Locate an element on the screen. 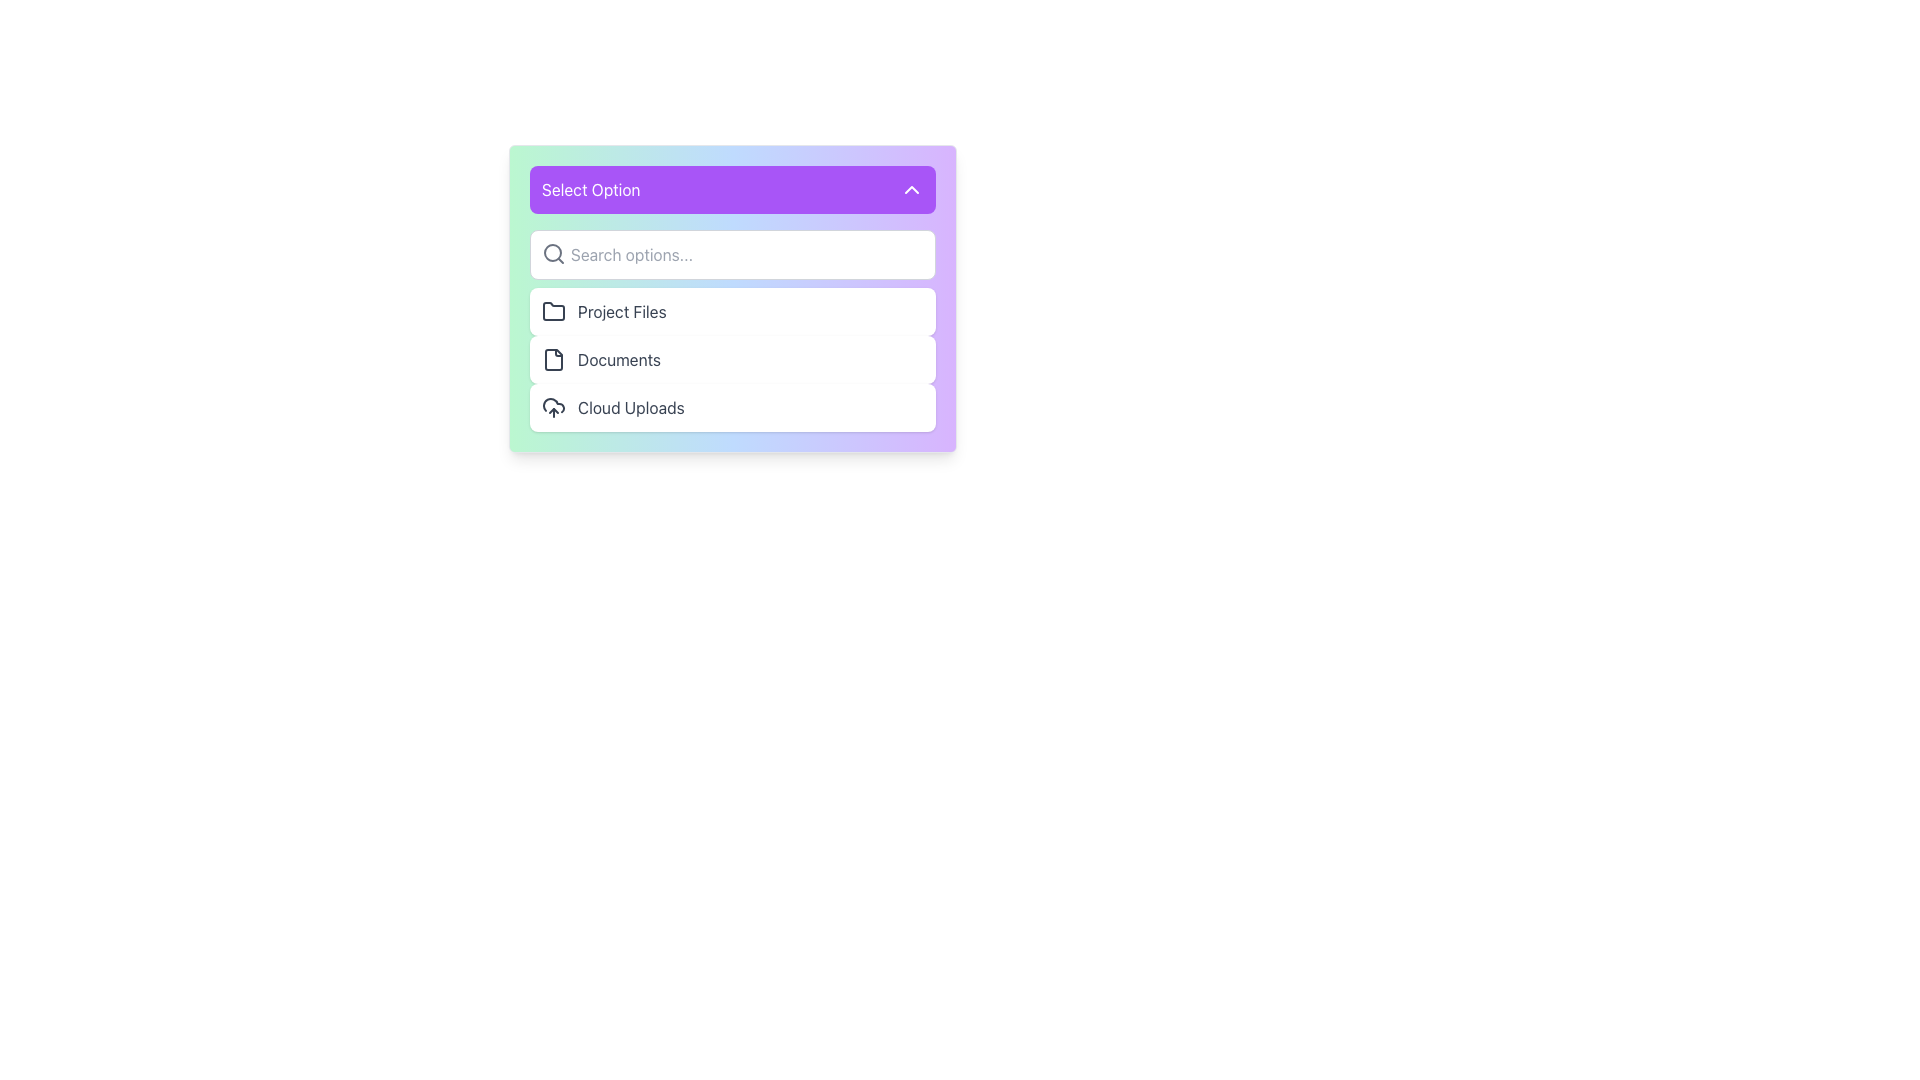  the cloud upload icon is located at coordinates (553, 407).